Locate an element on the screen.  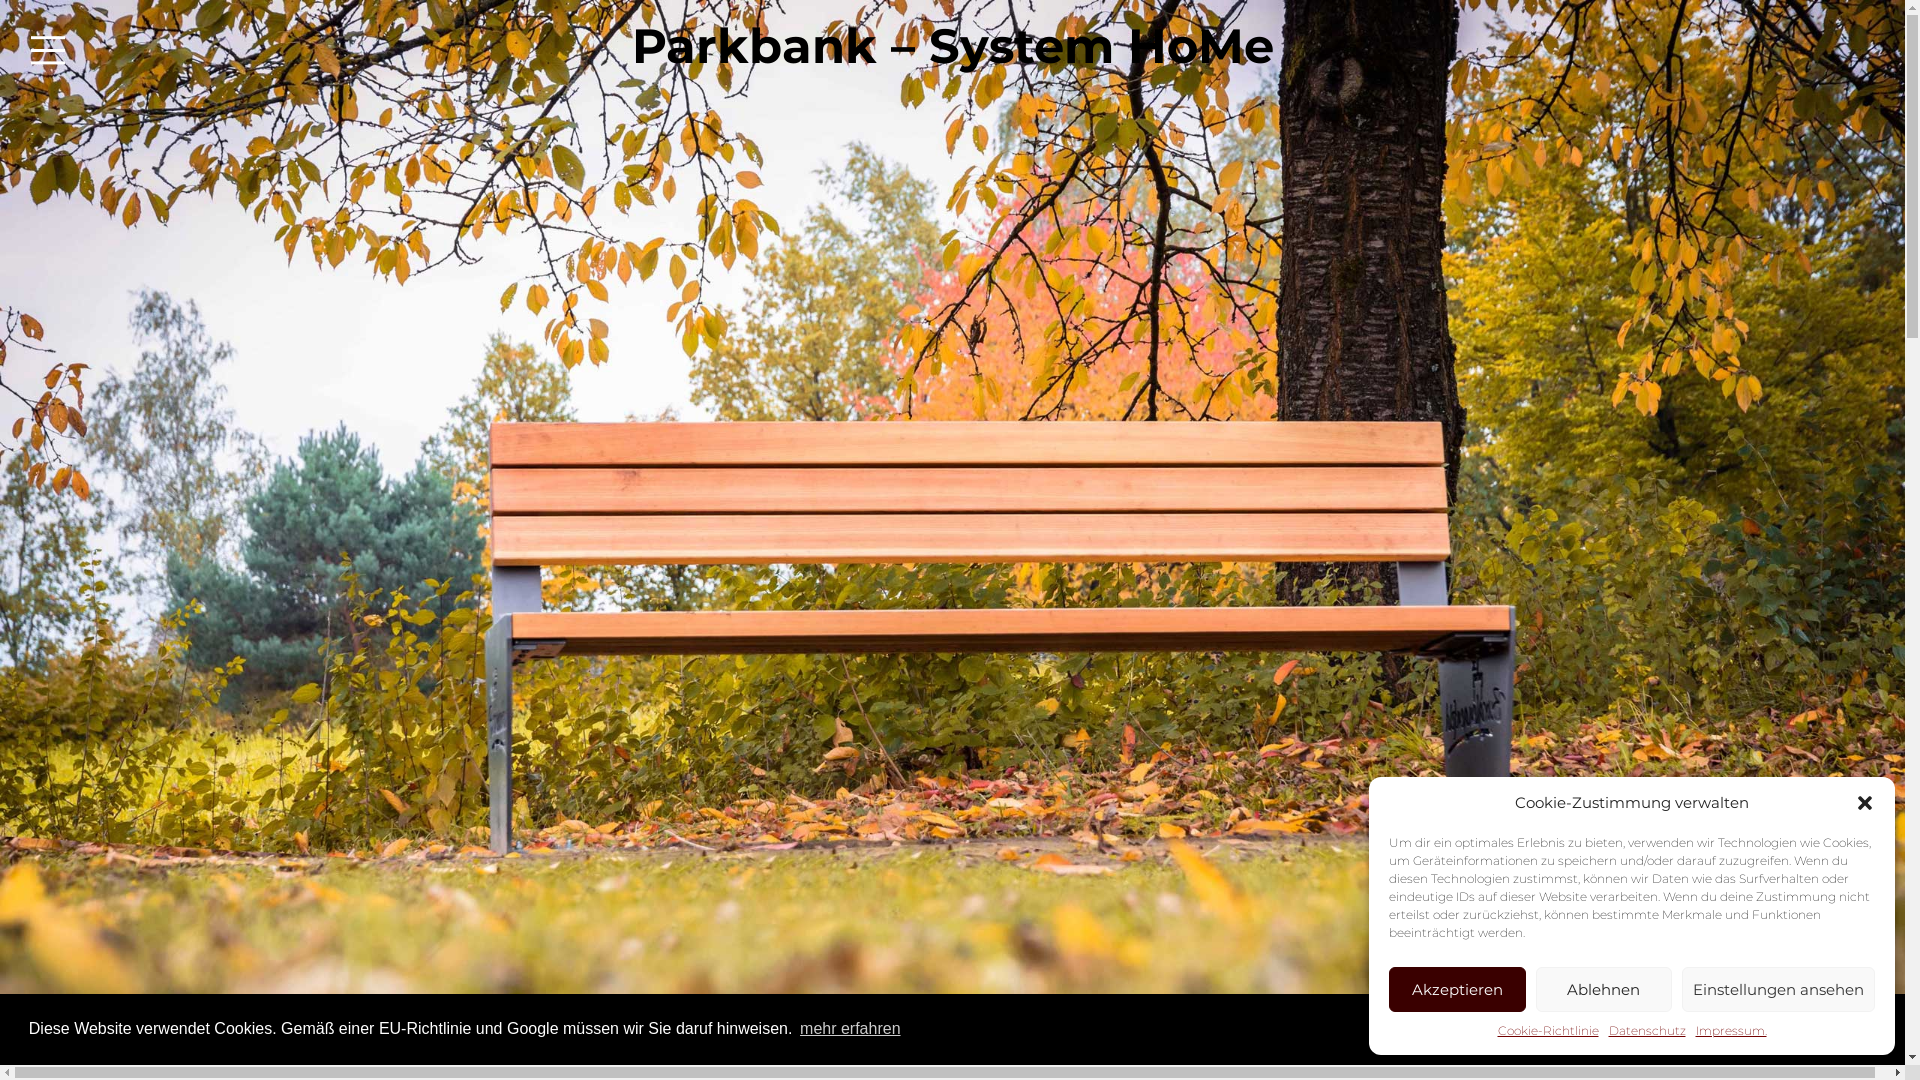
'Einstellungen ansehen' is located at coordinates (1778, 988).